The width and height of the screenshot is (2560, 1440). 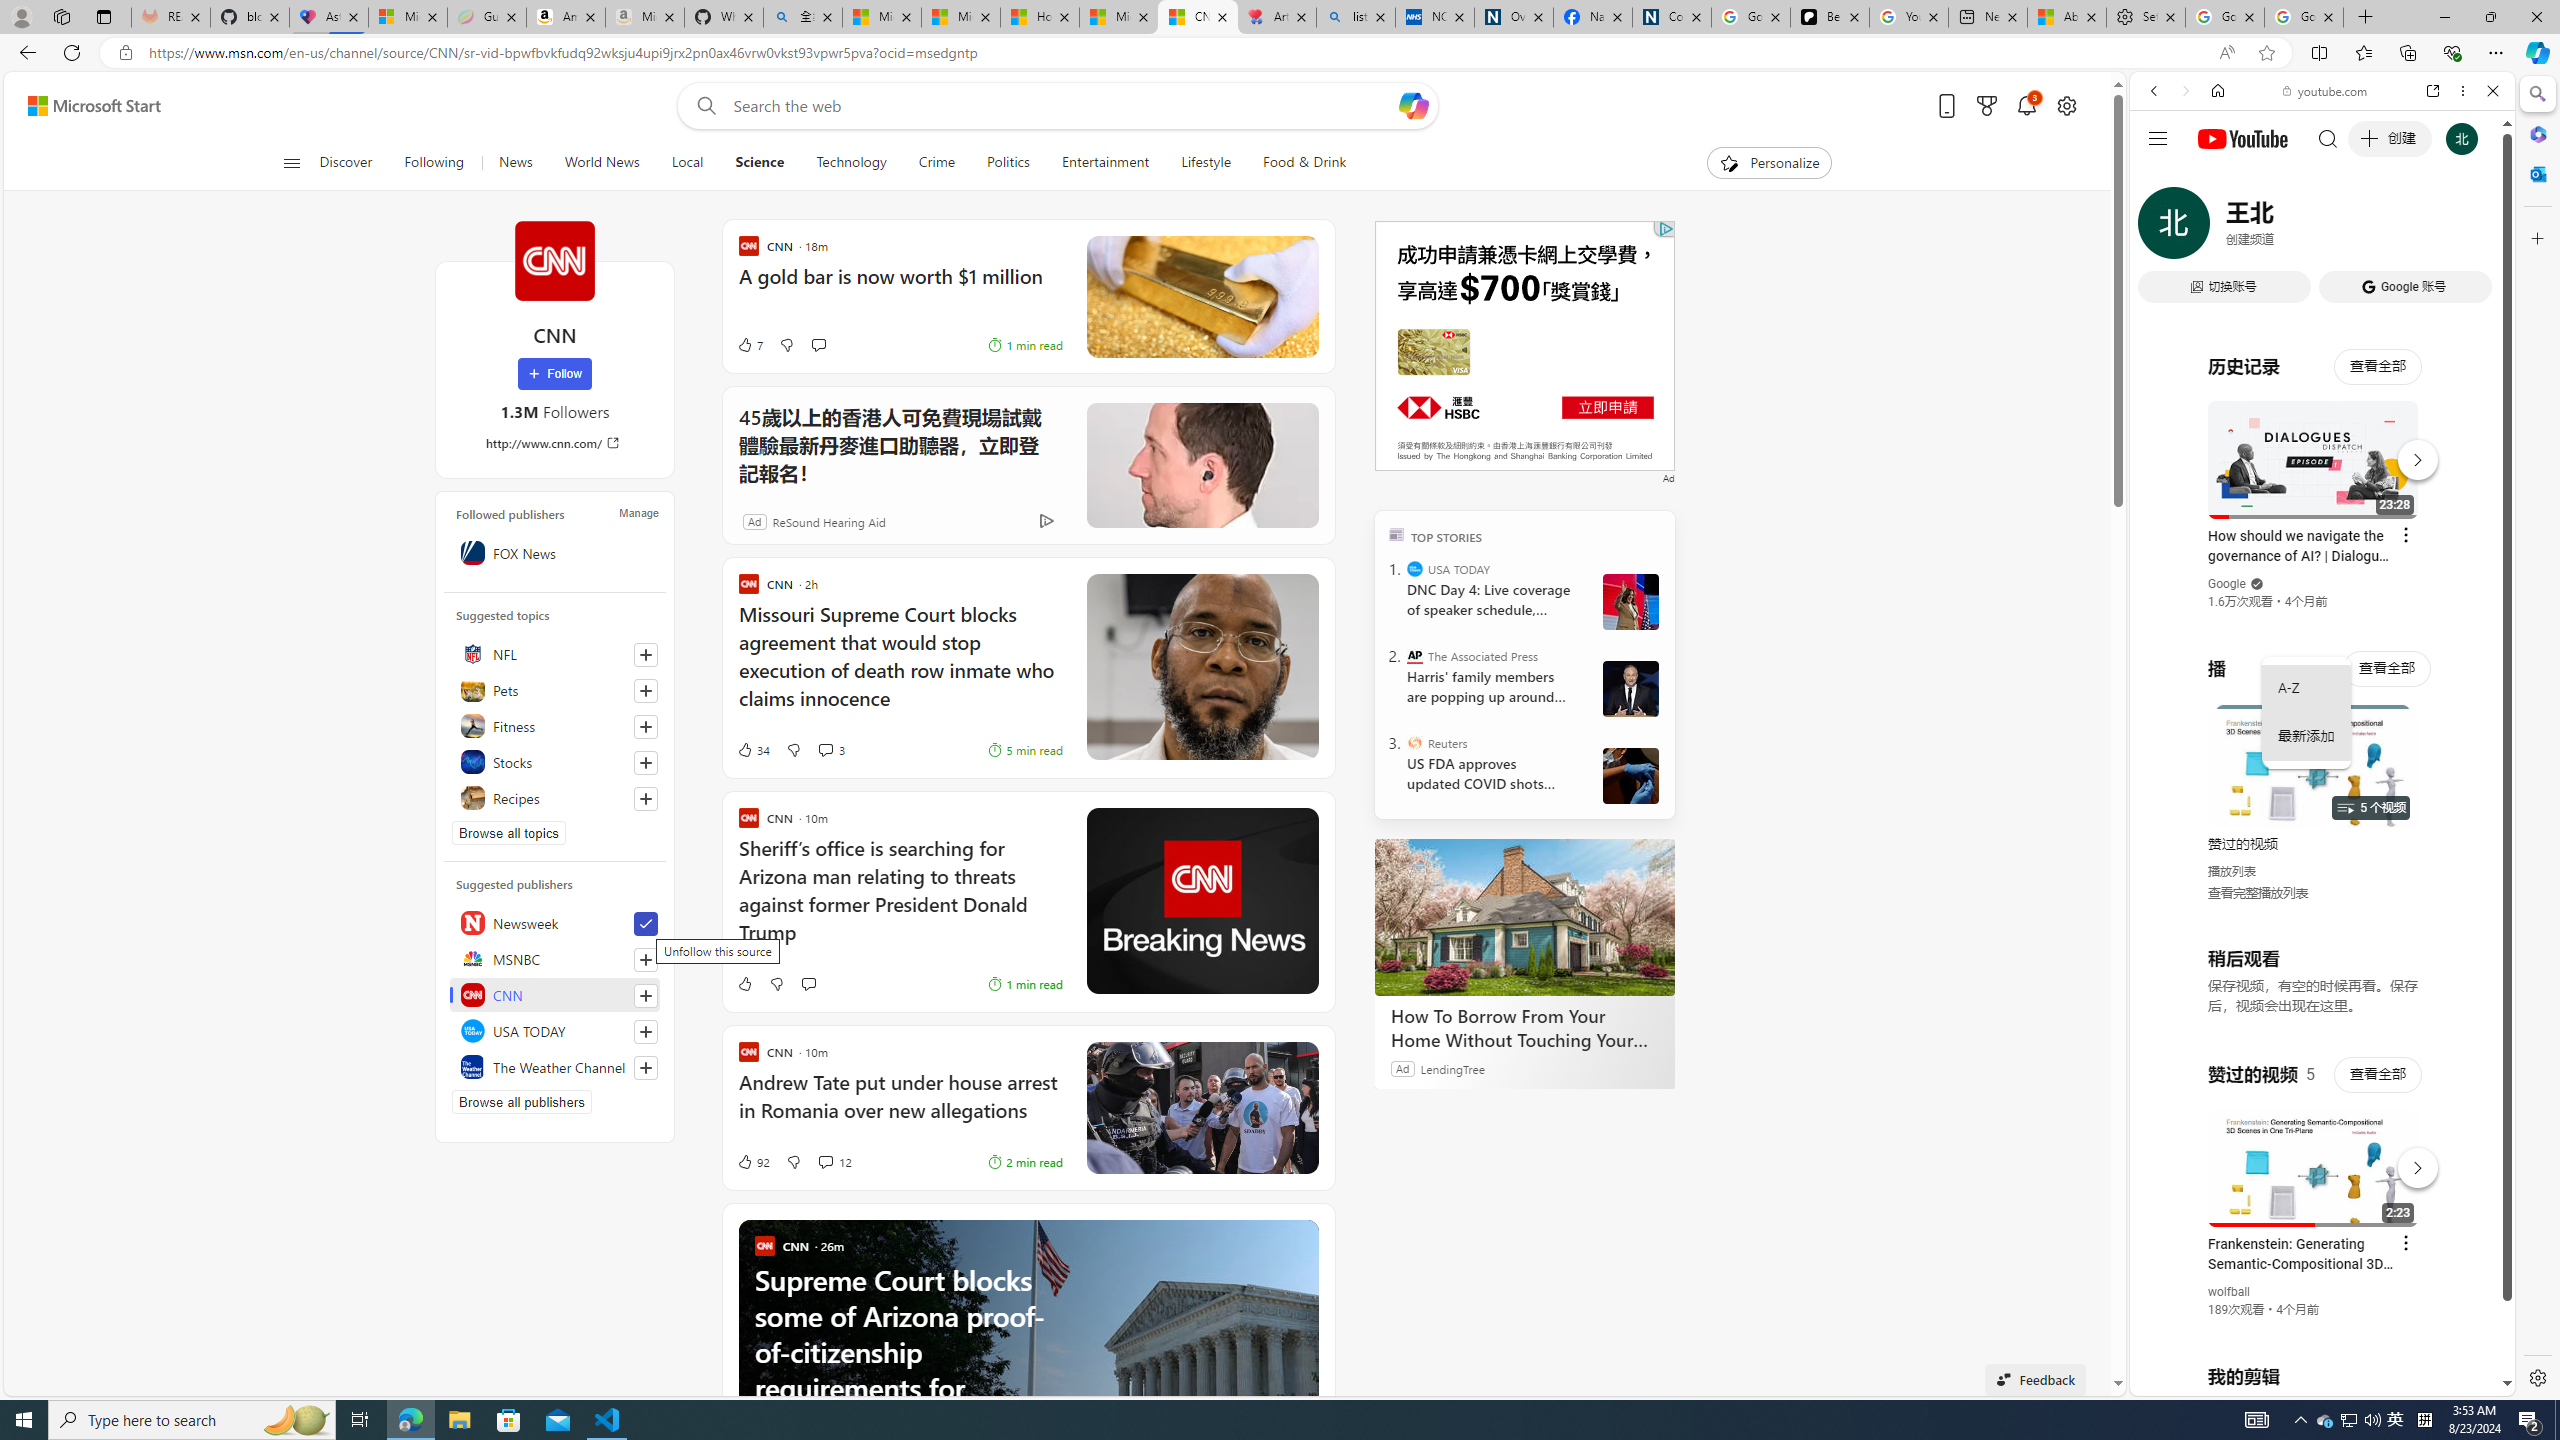 What do you see at coordinates (1524, 916) in the screenshot?
I see `'How To Borrow From Your Home Without Touching Your Mortgage'` at bounding box center [1524, 916].